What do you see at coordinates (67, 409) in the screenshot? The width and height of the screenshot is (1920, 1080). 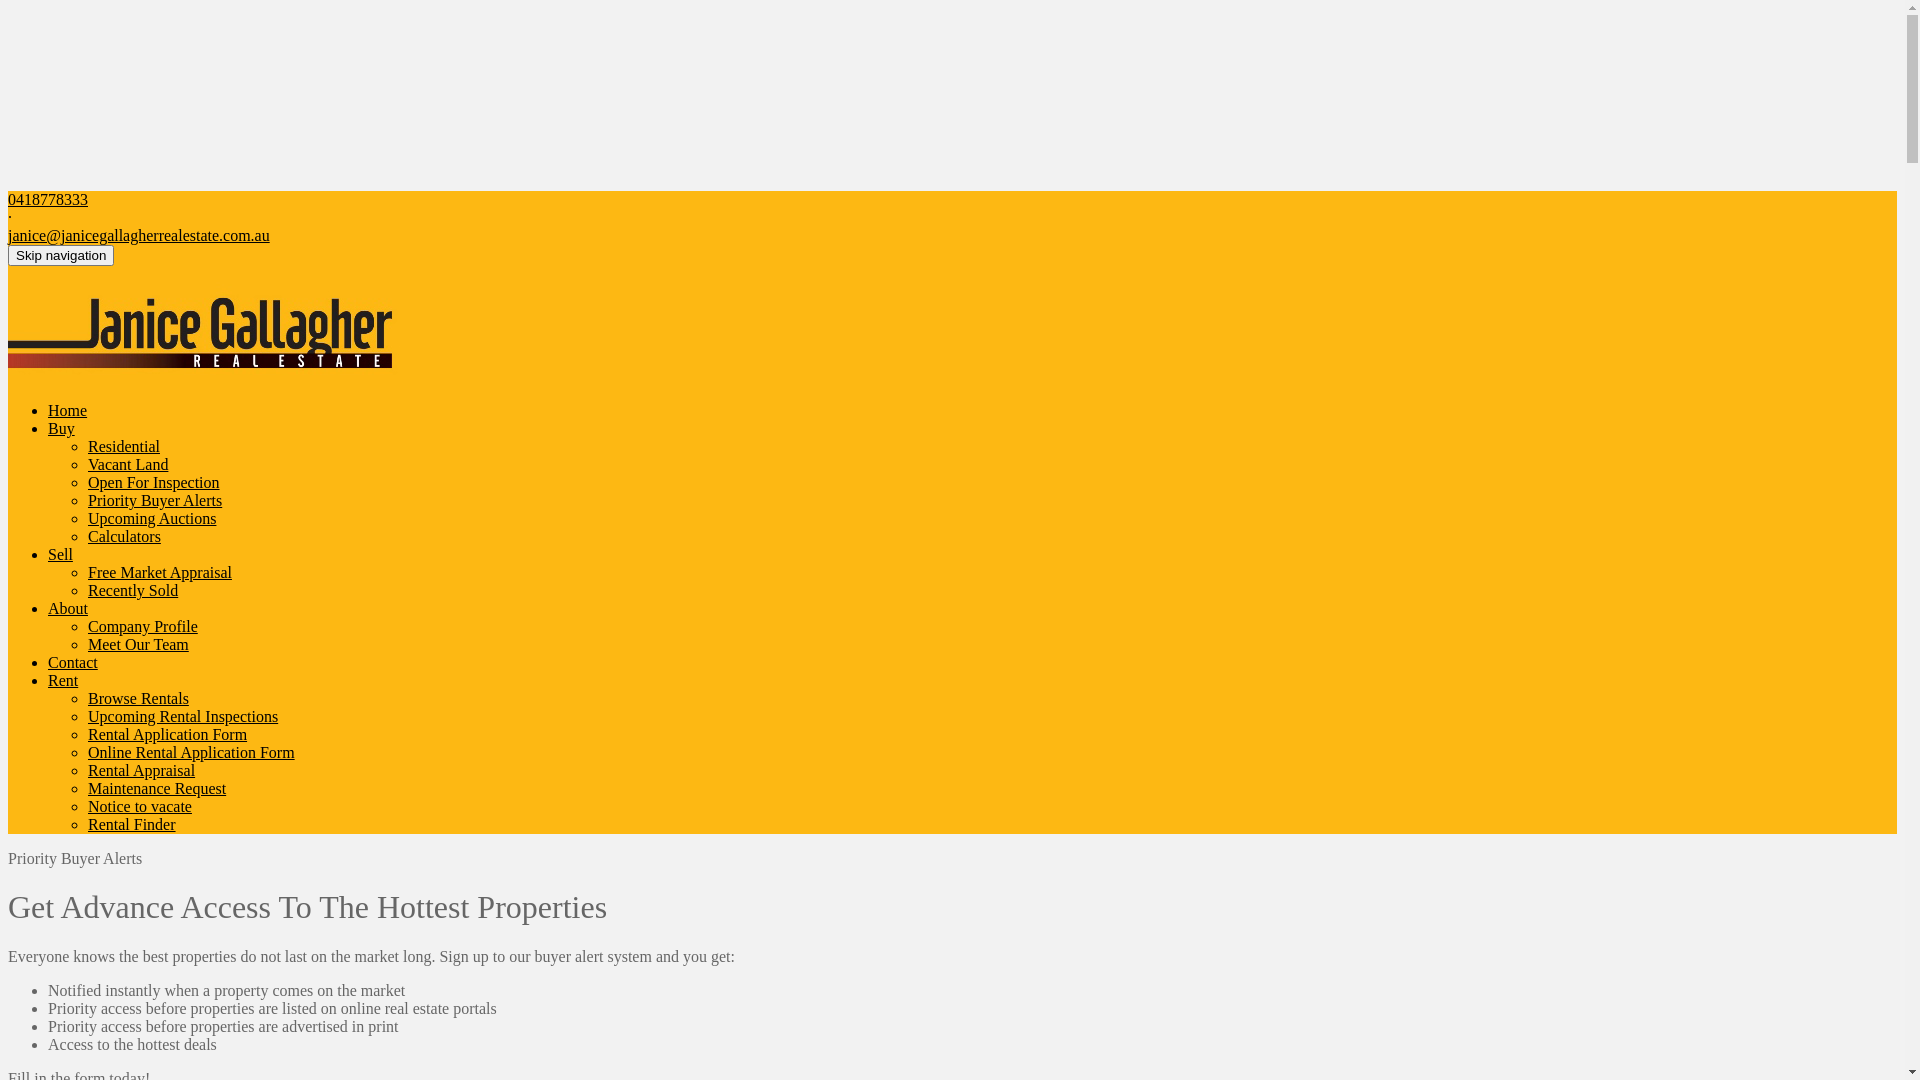 I see `'Home'` at bounding box center [67, 409].